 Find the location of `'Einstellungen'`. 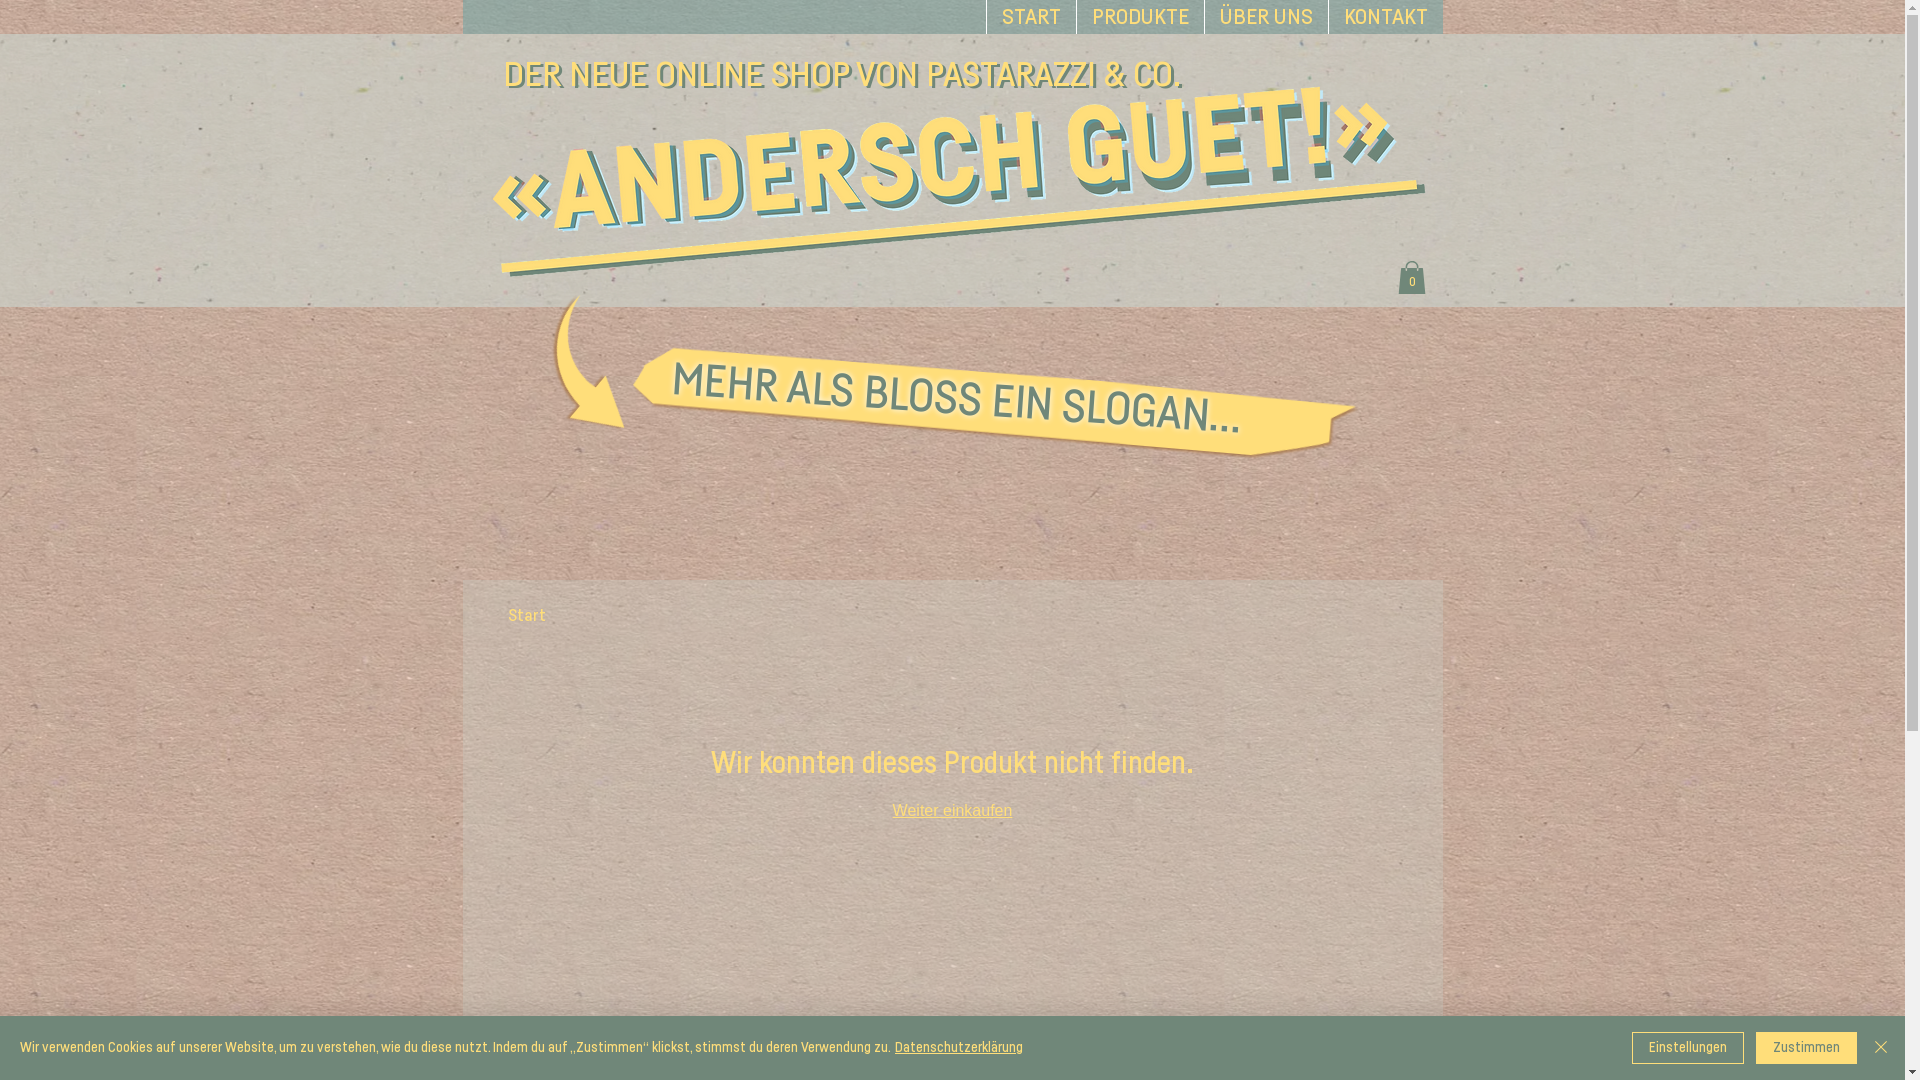

'Einstellungen' is located at coordinates (1687, 1047).